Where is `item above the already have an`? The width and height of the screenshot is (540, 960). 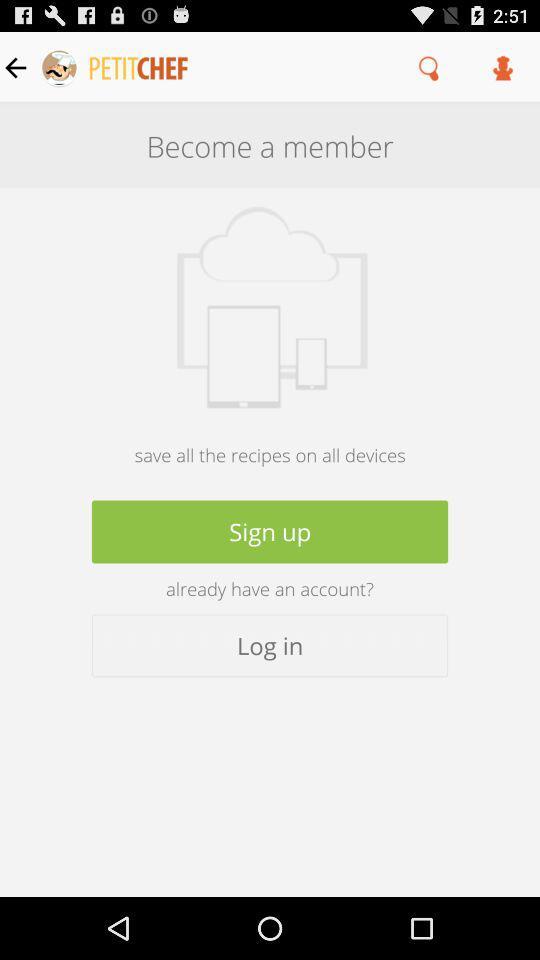 item above the already have an is located at coordinates (270, 530).